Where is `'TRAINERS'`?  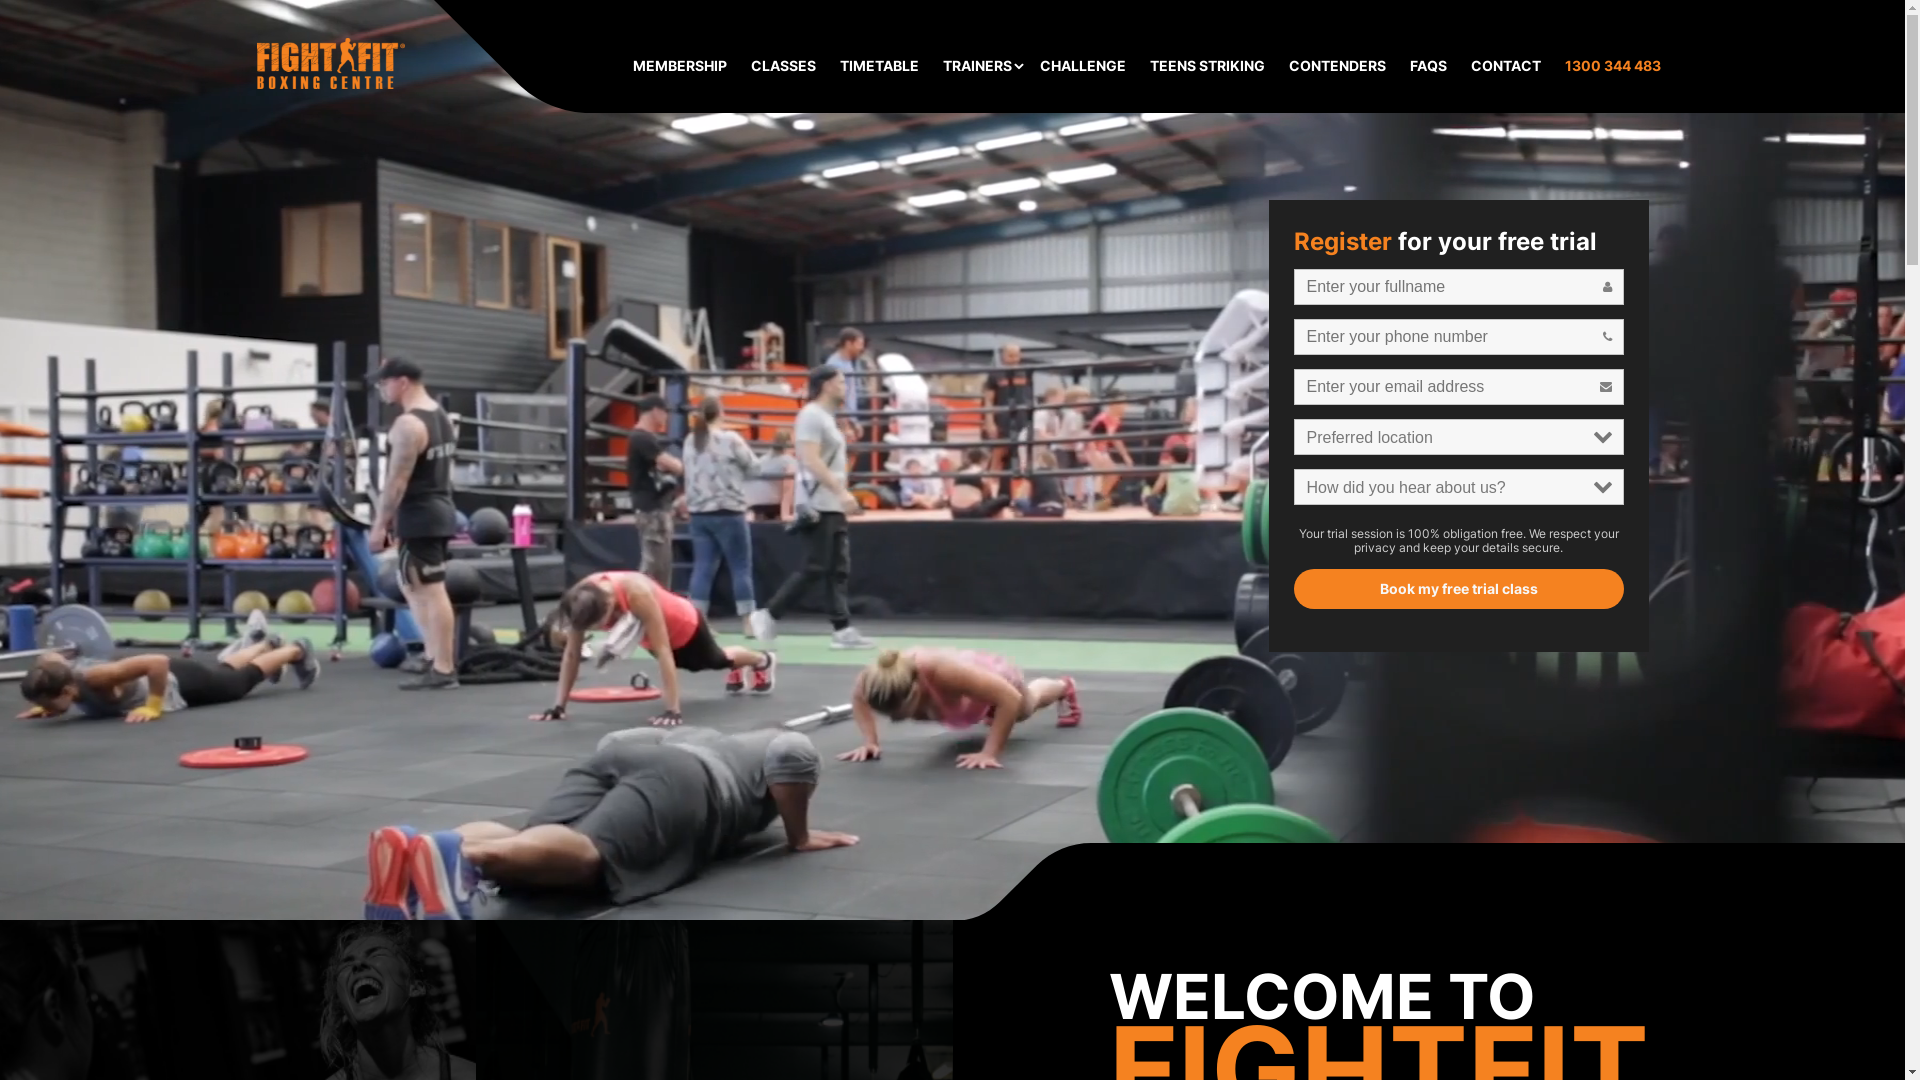
'TRAINERS' is located at coordinates (976, 64).